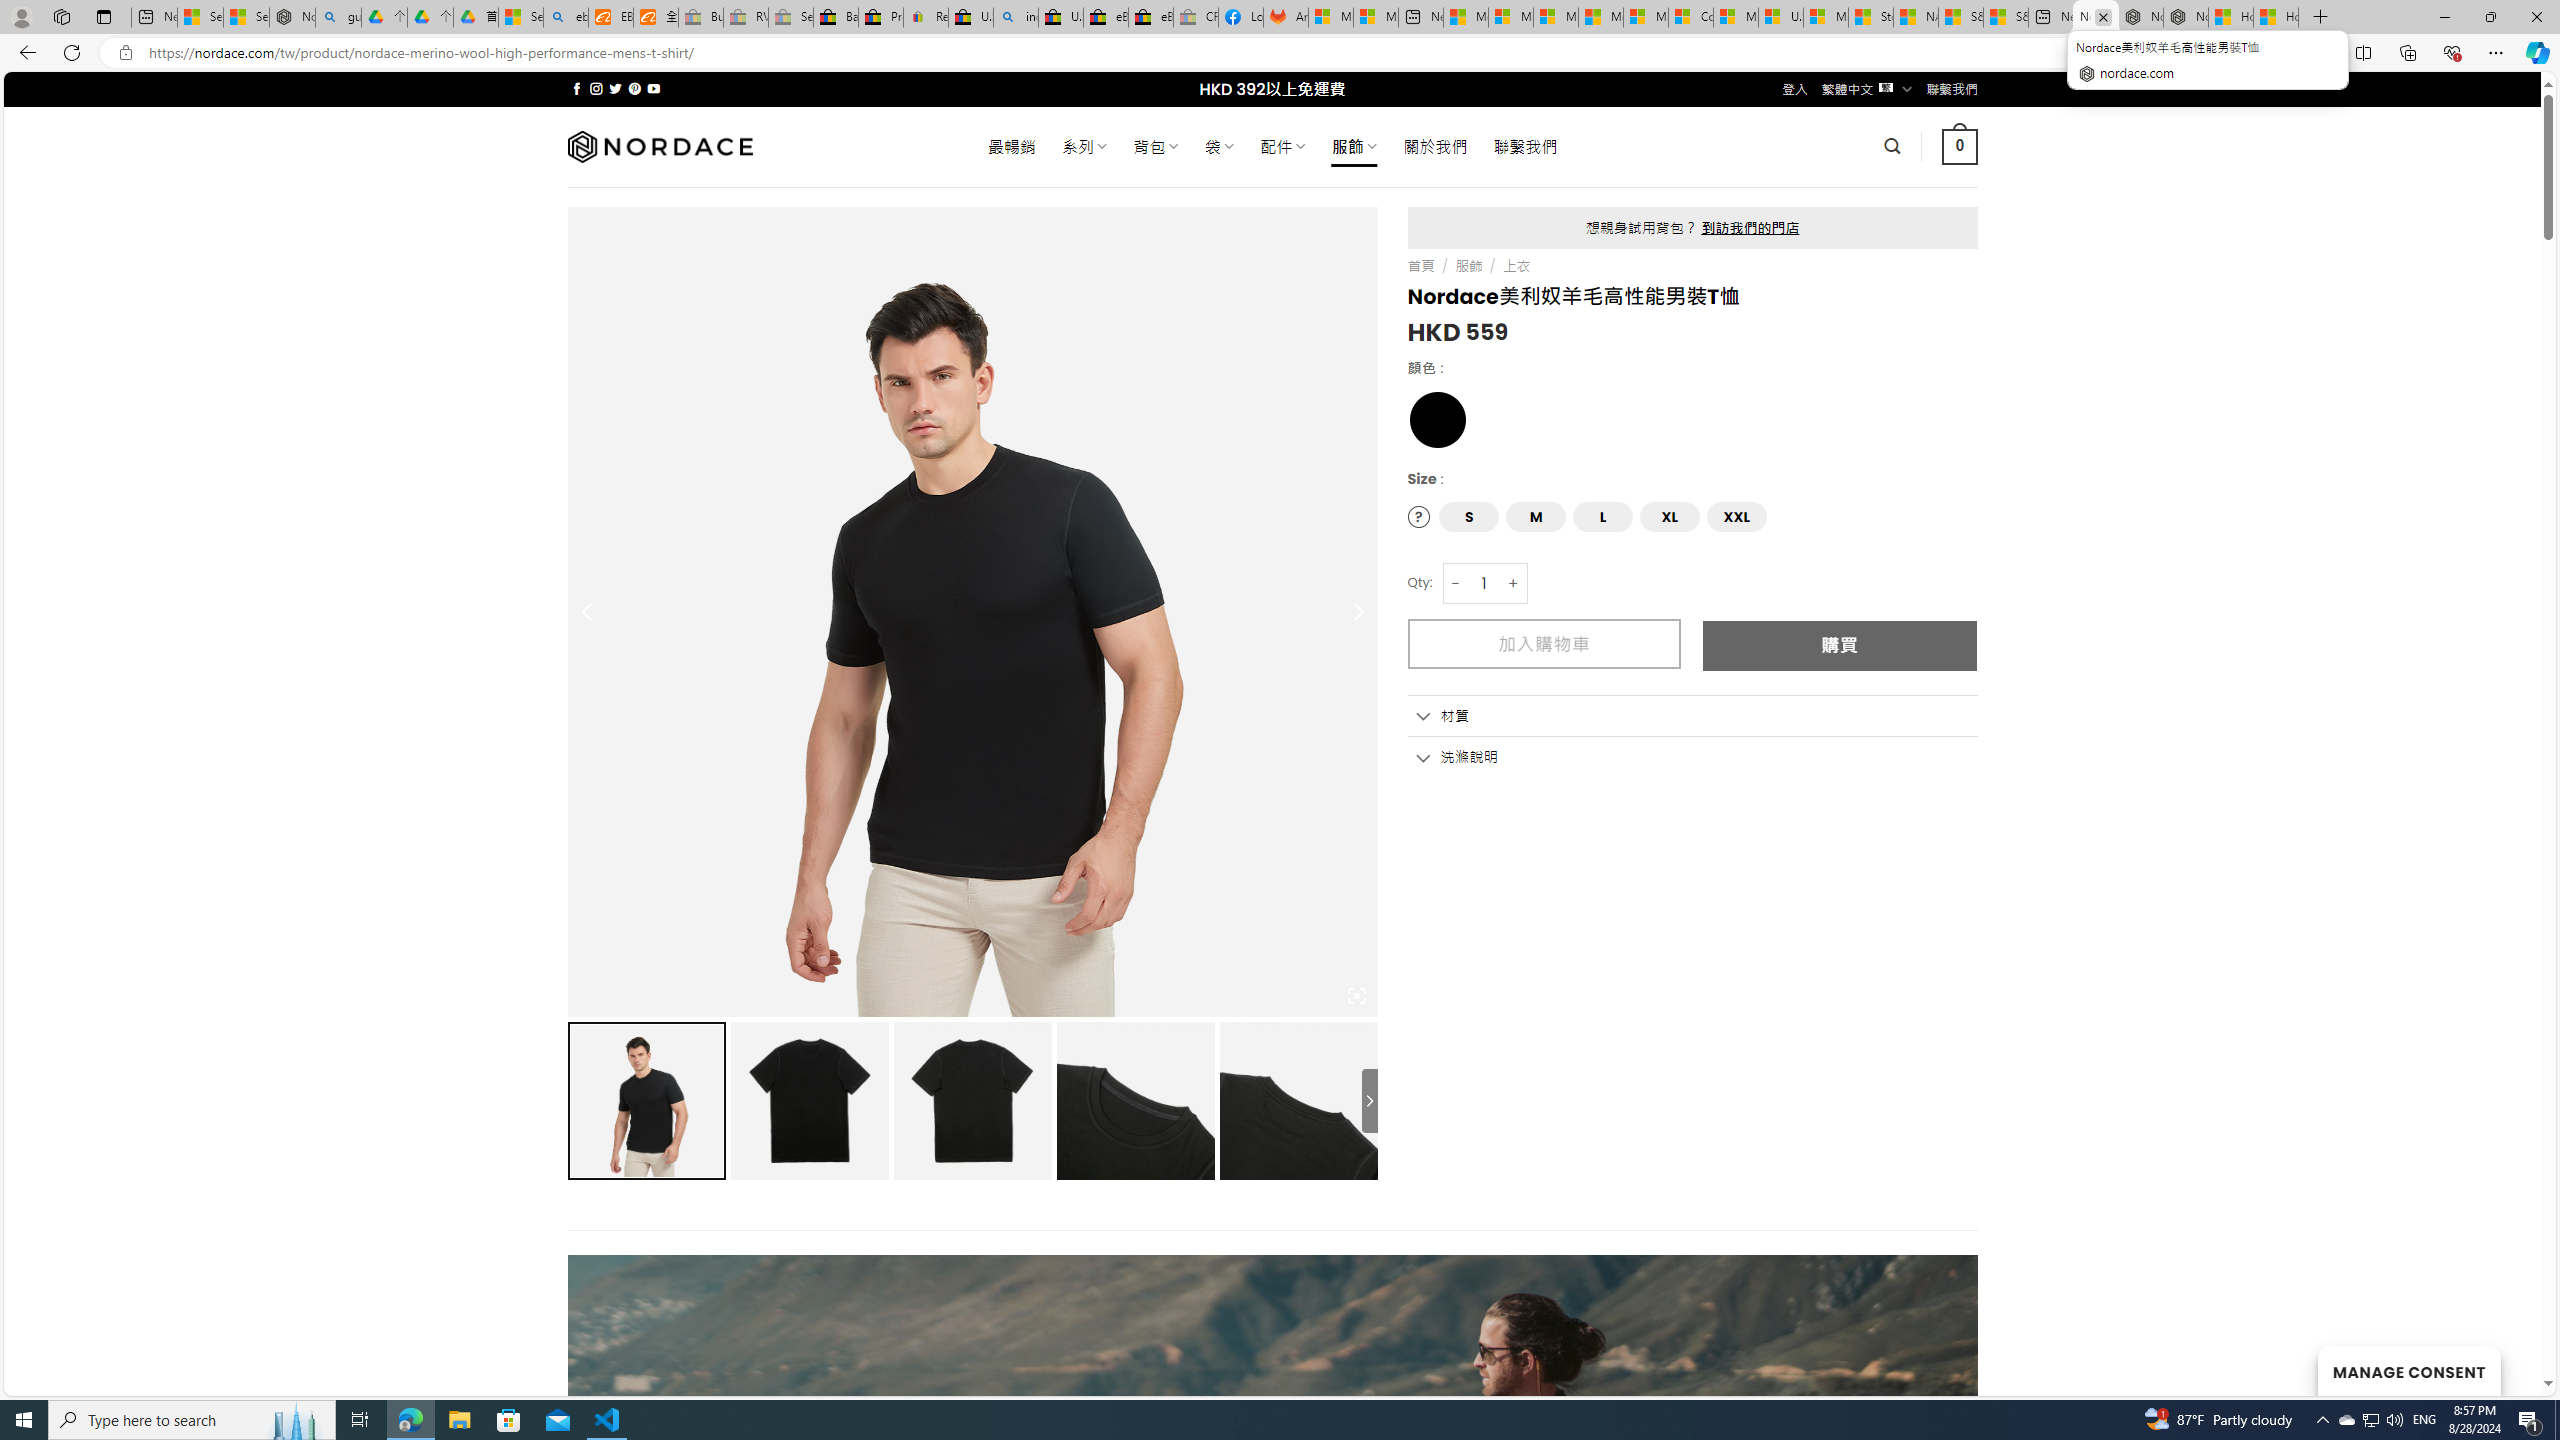 Image resolution: width=2560 pixels, height=1440 pixels. I want to click on 'Follow on Twitter', so click(615, 88).